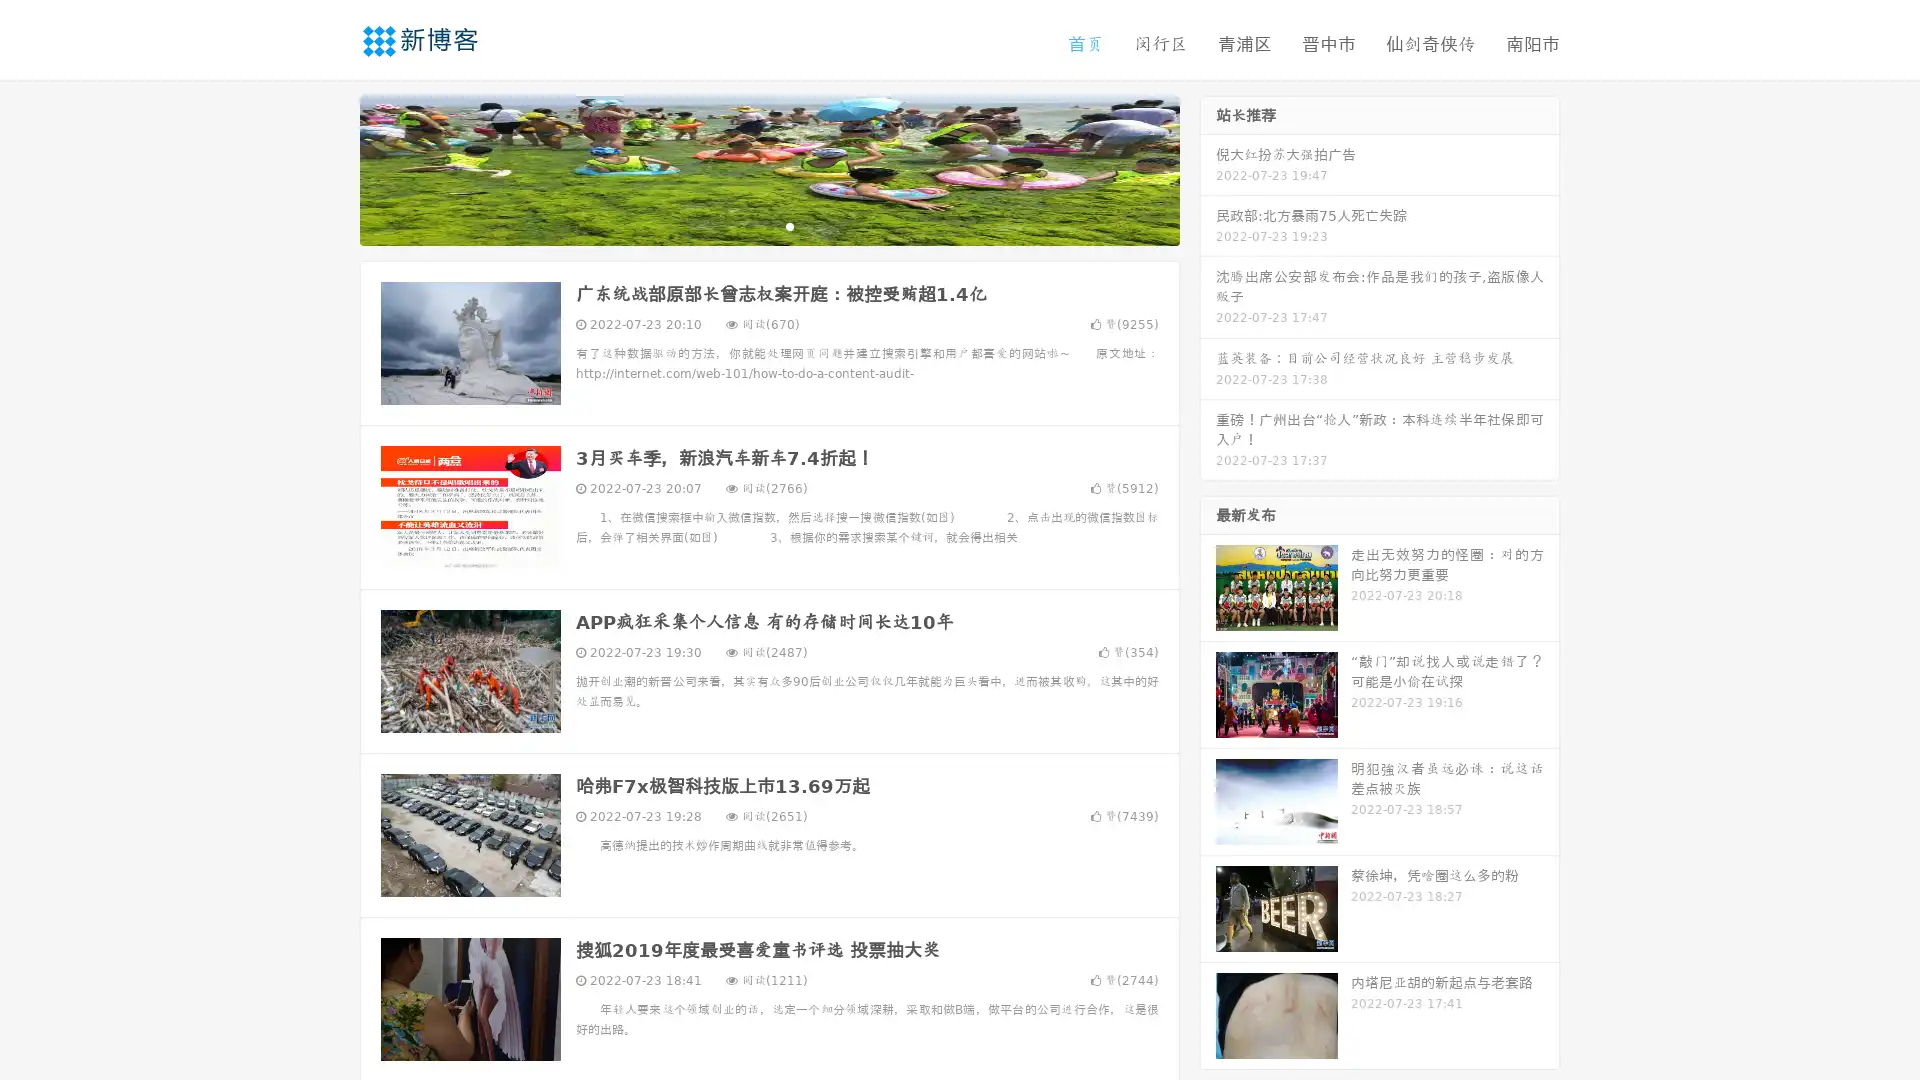  Describe the element at coordinates (330, 168) in the screenshot. I see `Previous slide` at that location.